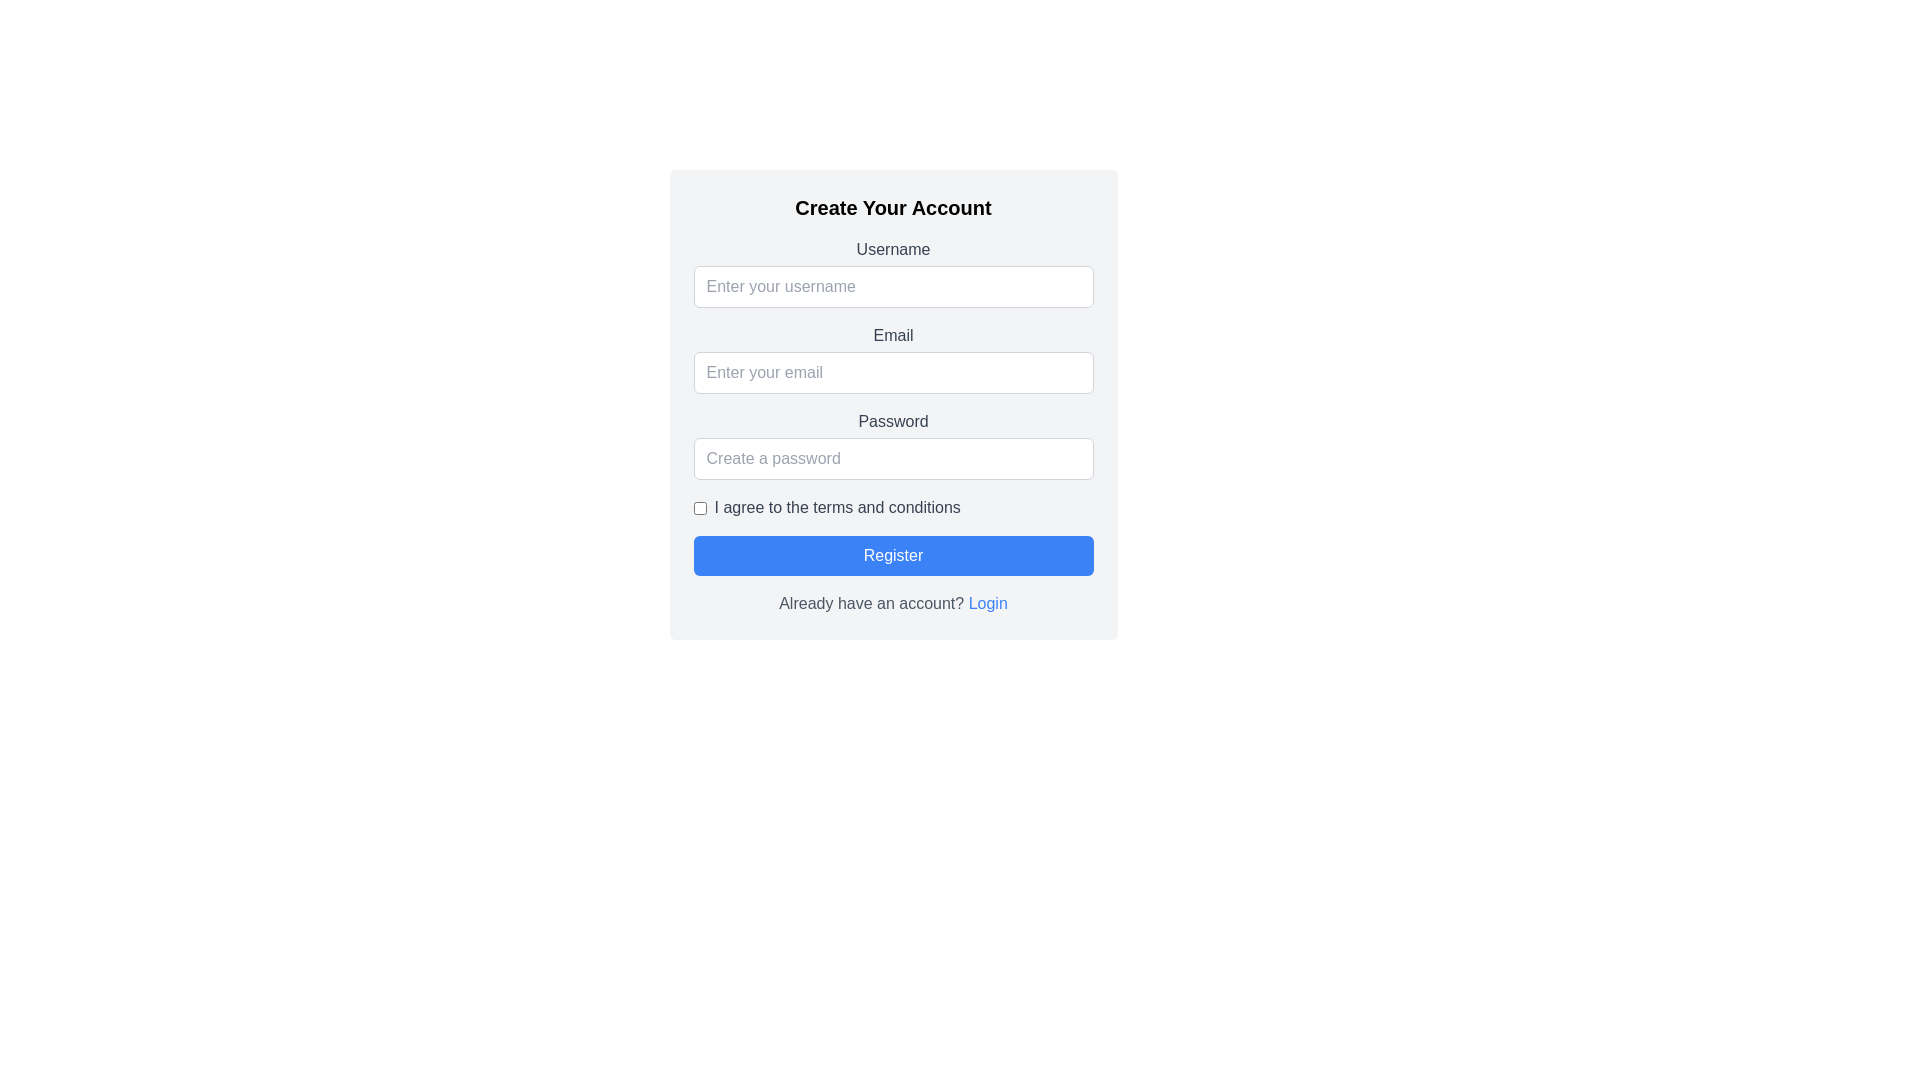 The height and width of the screenshot is (1080, 1920). I want to click on the informational static text label that describes the purpose of the adjacent checkbox, located below the password creation field and above the 'Register' button, so click(837, 507).